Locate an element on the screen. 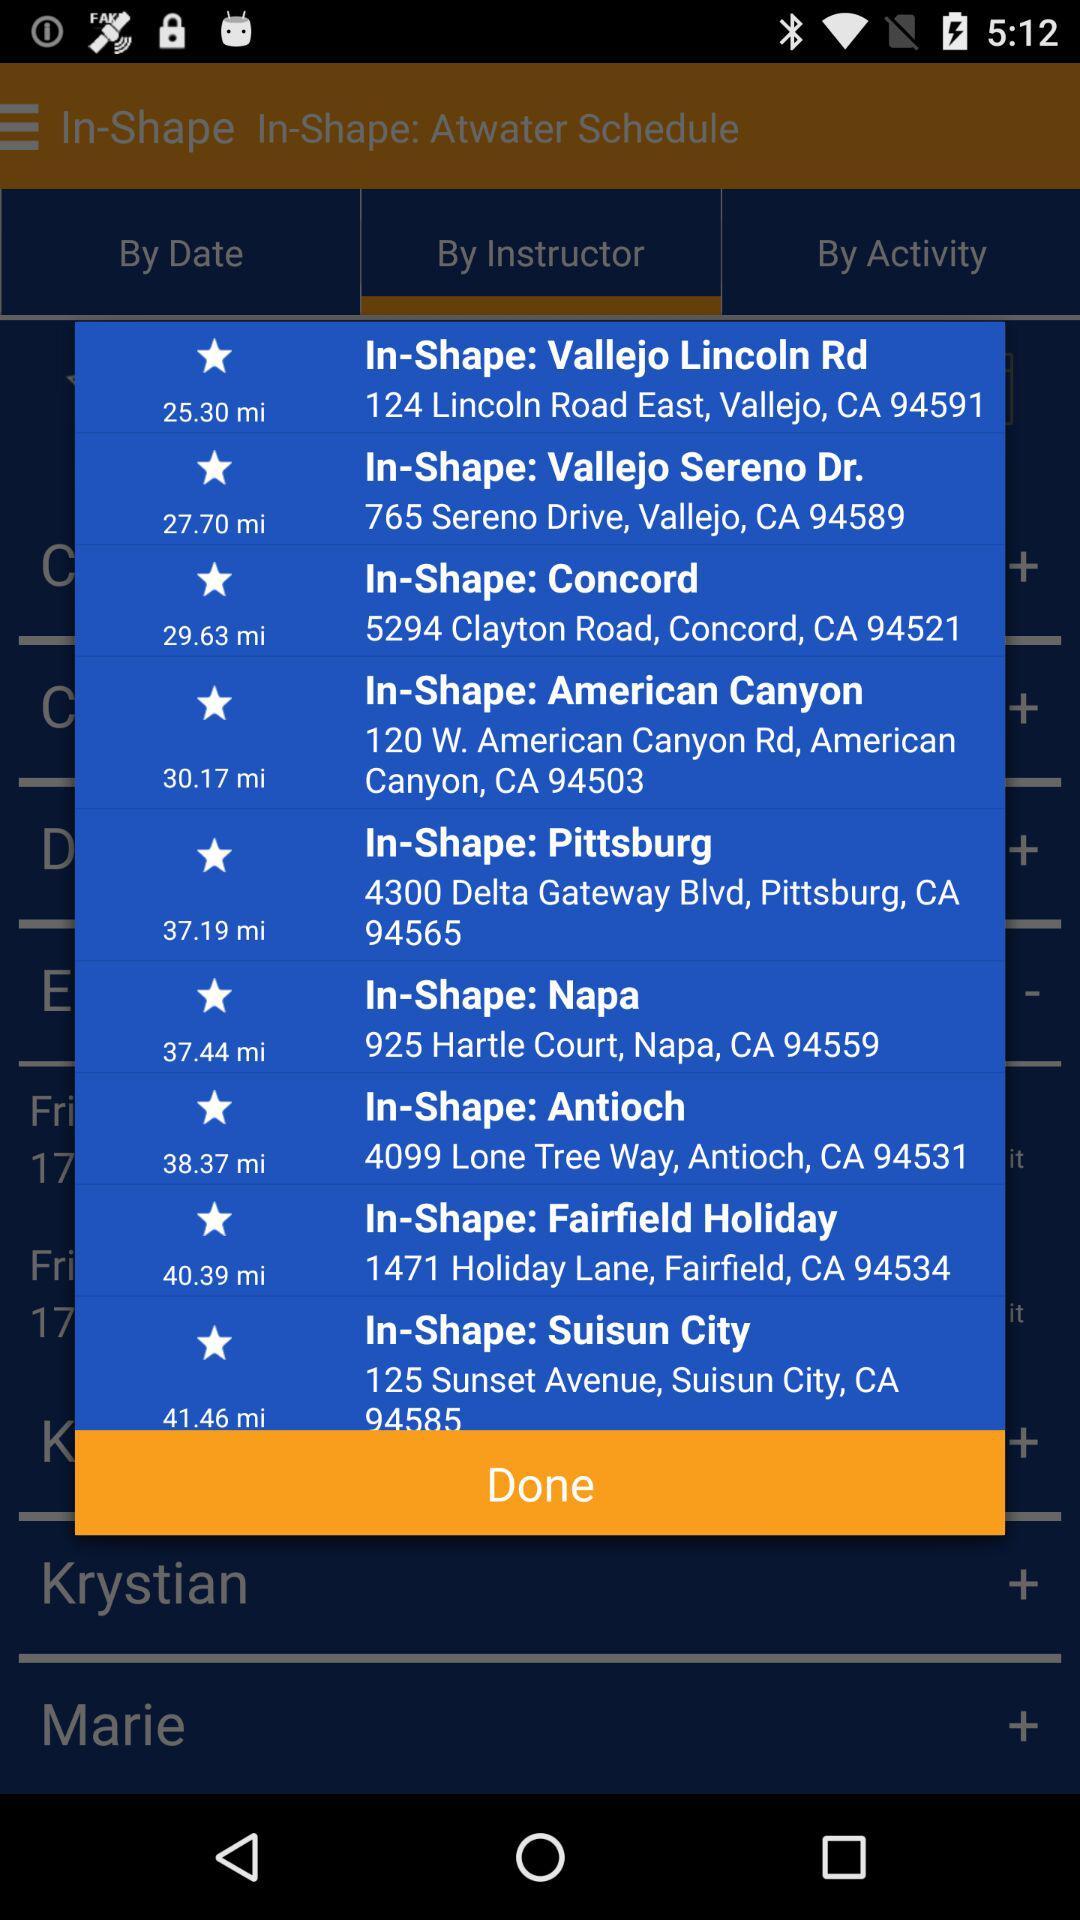 The image size is (1080, 1920). 4099 lone tree app is located at coordinates (678, 1155).